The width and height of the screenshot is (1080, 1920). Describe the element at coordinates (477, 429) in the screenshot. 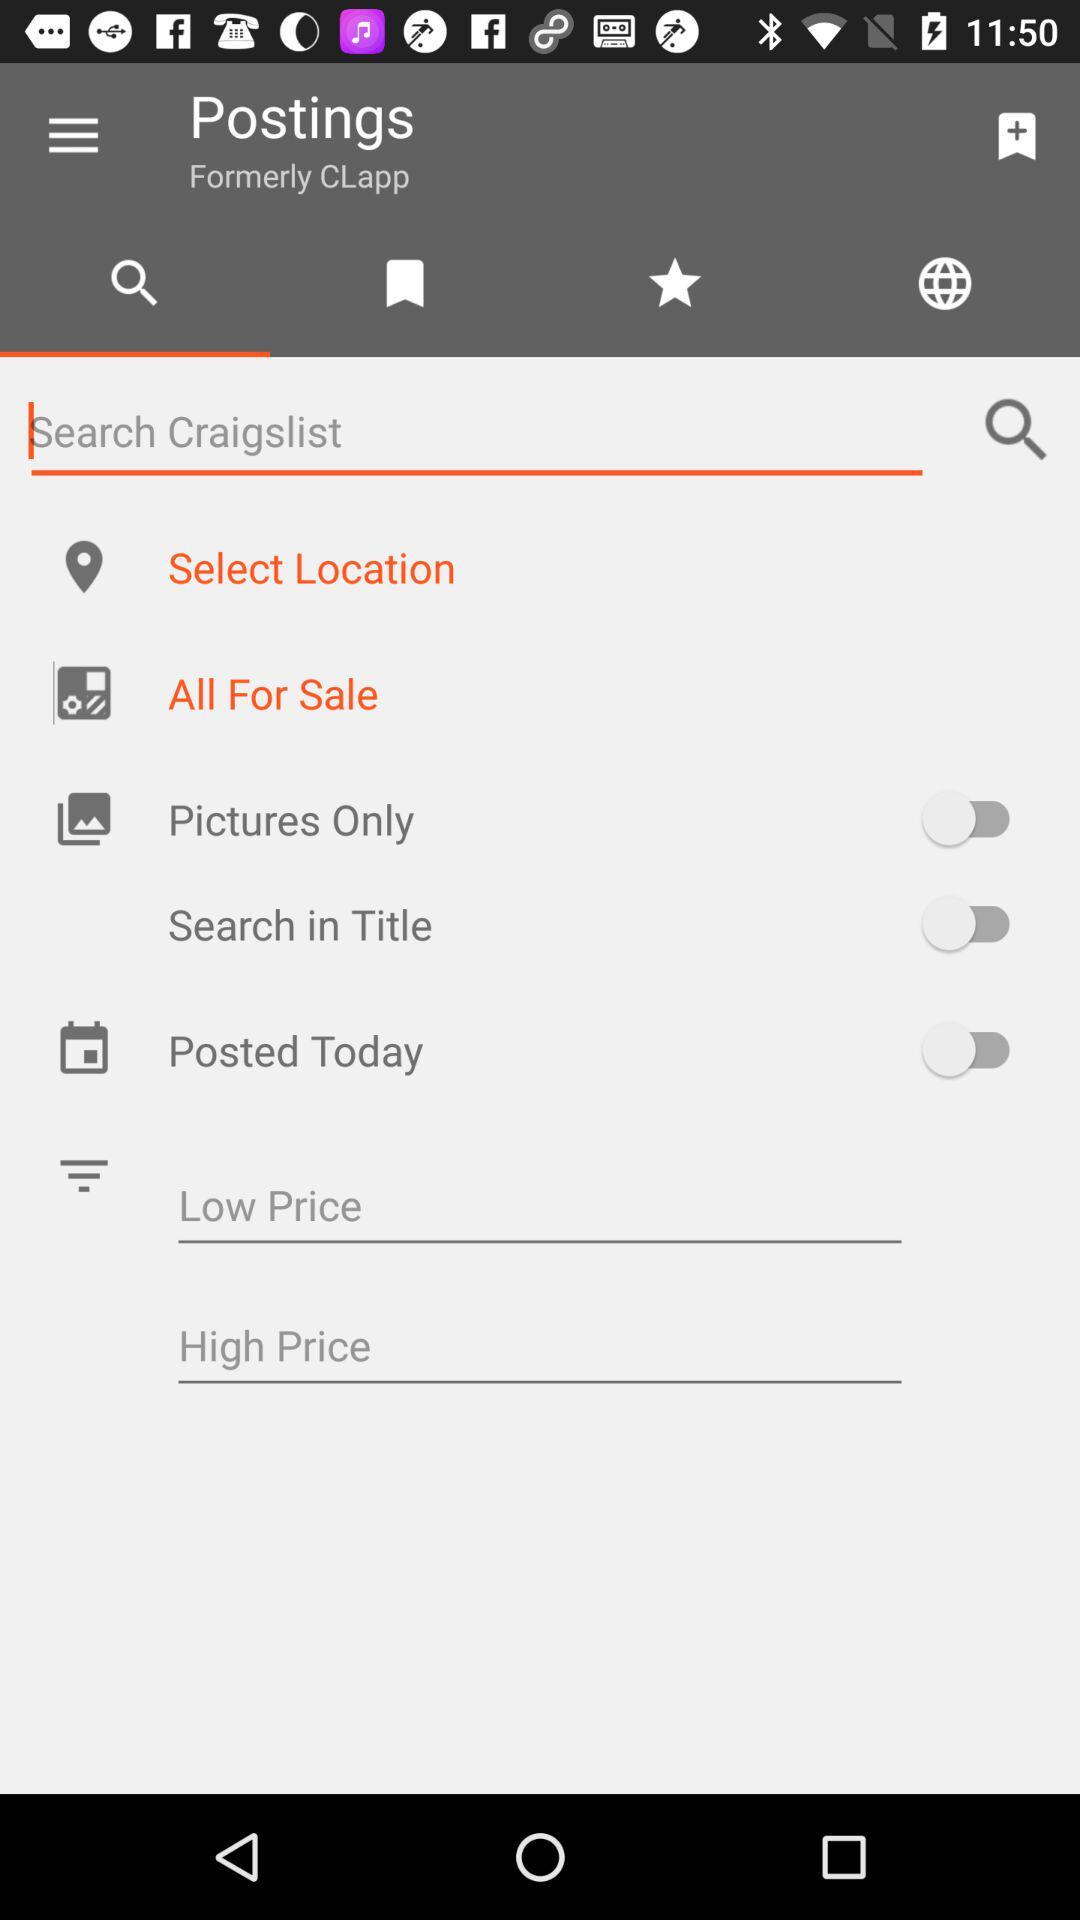

I see `search bar` at that location.